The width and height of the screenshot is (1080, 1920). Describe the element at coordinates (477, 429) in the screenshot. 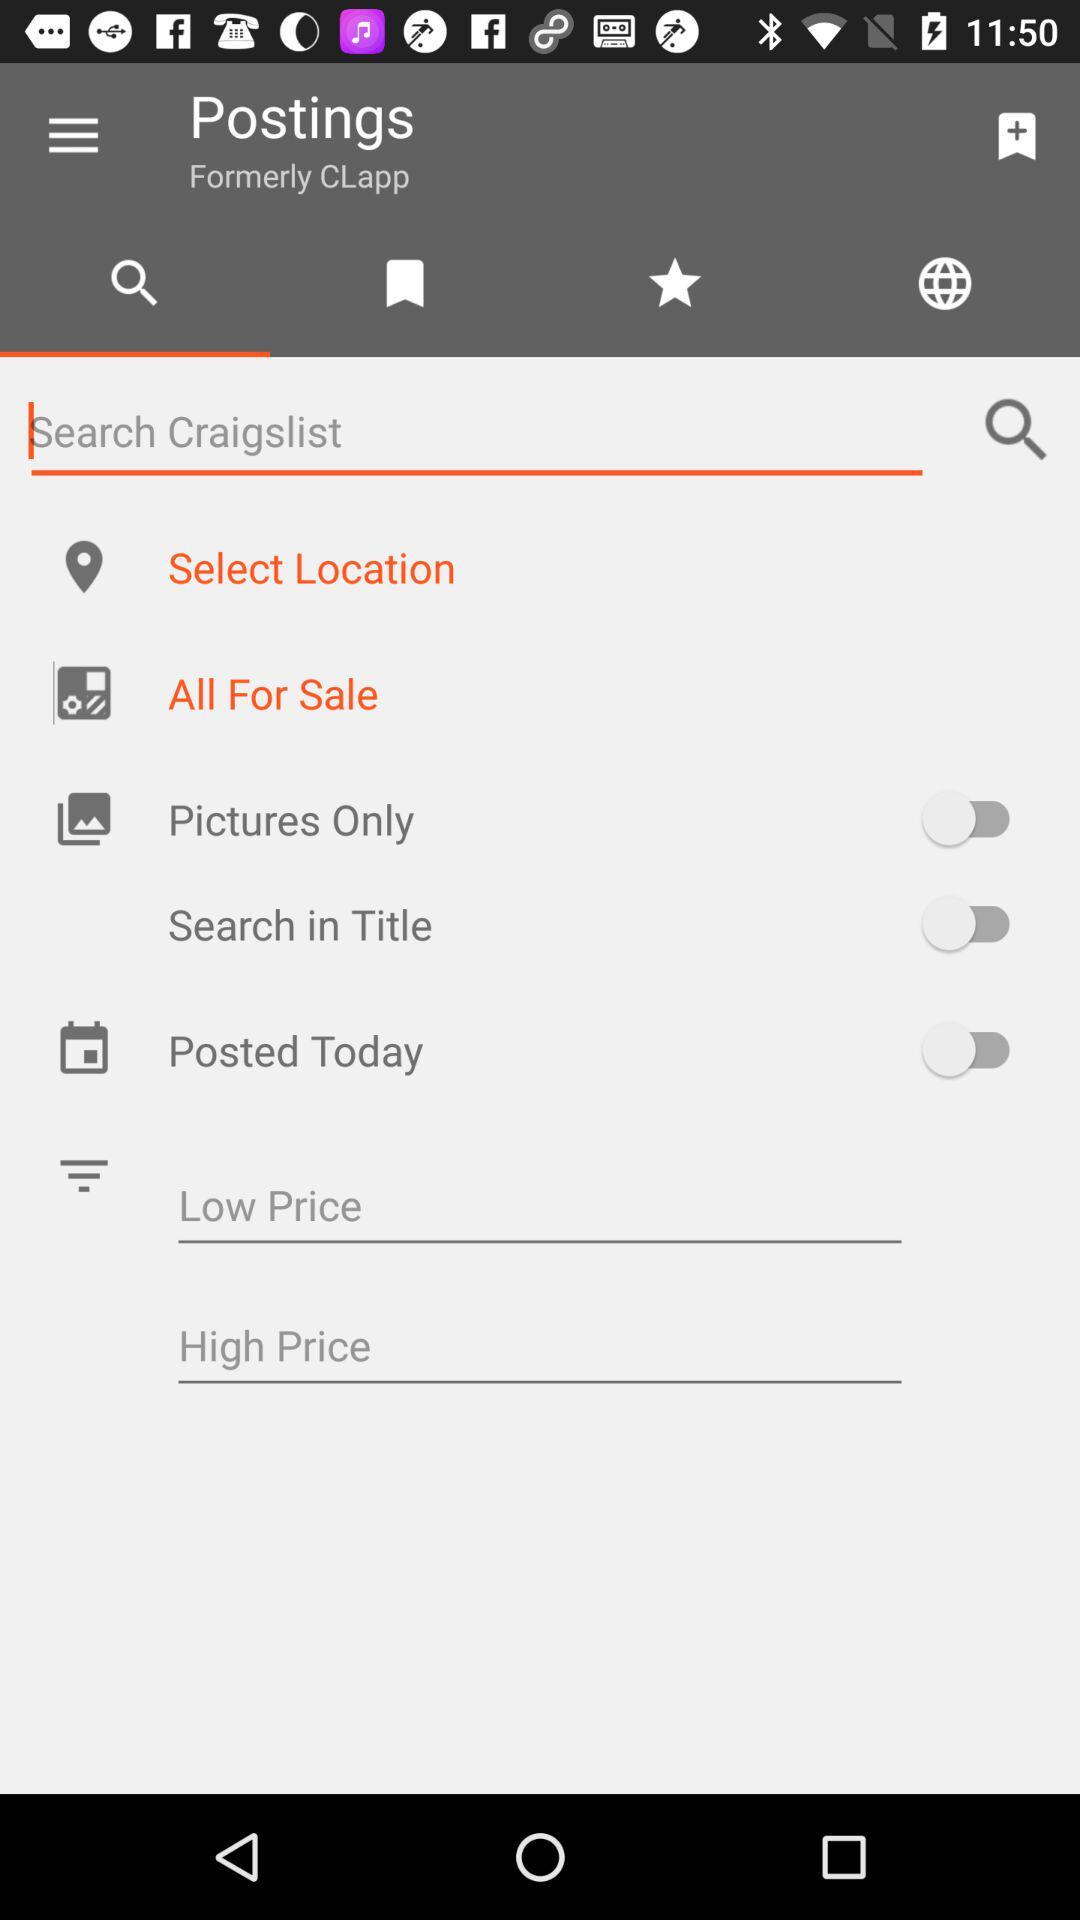

I see `search bar` at that location.